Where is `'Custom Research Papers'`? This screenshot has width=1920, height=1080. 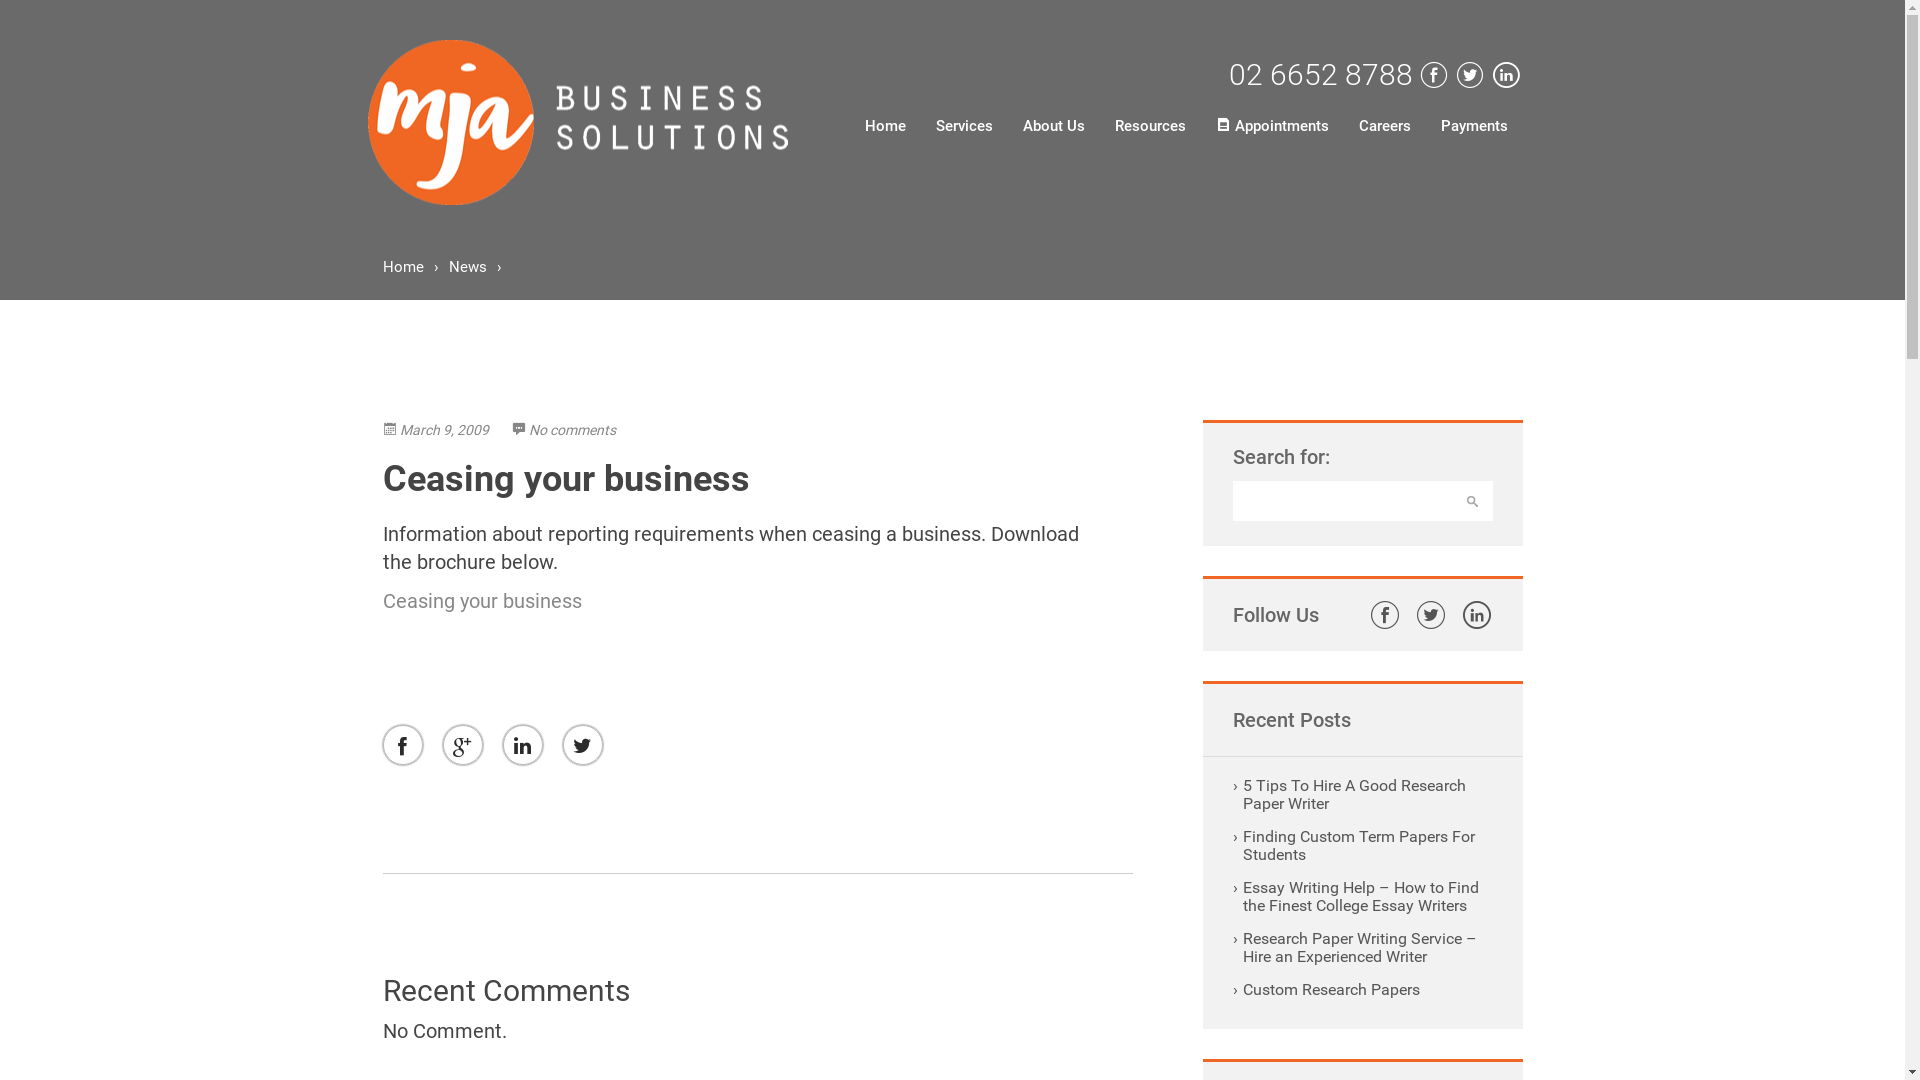
'Custom Research Papers' is located at coordinates (1241, 988).